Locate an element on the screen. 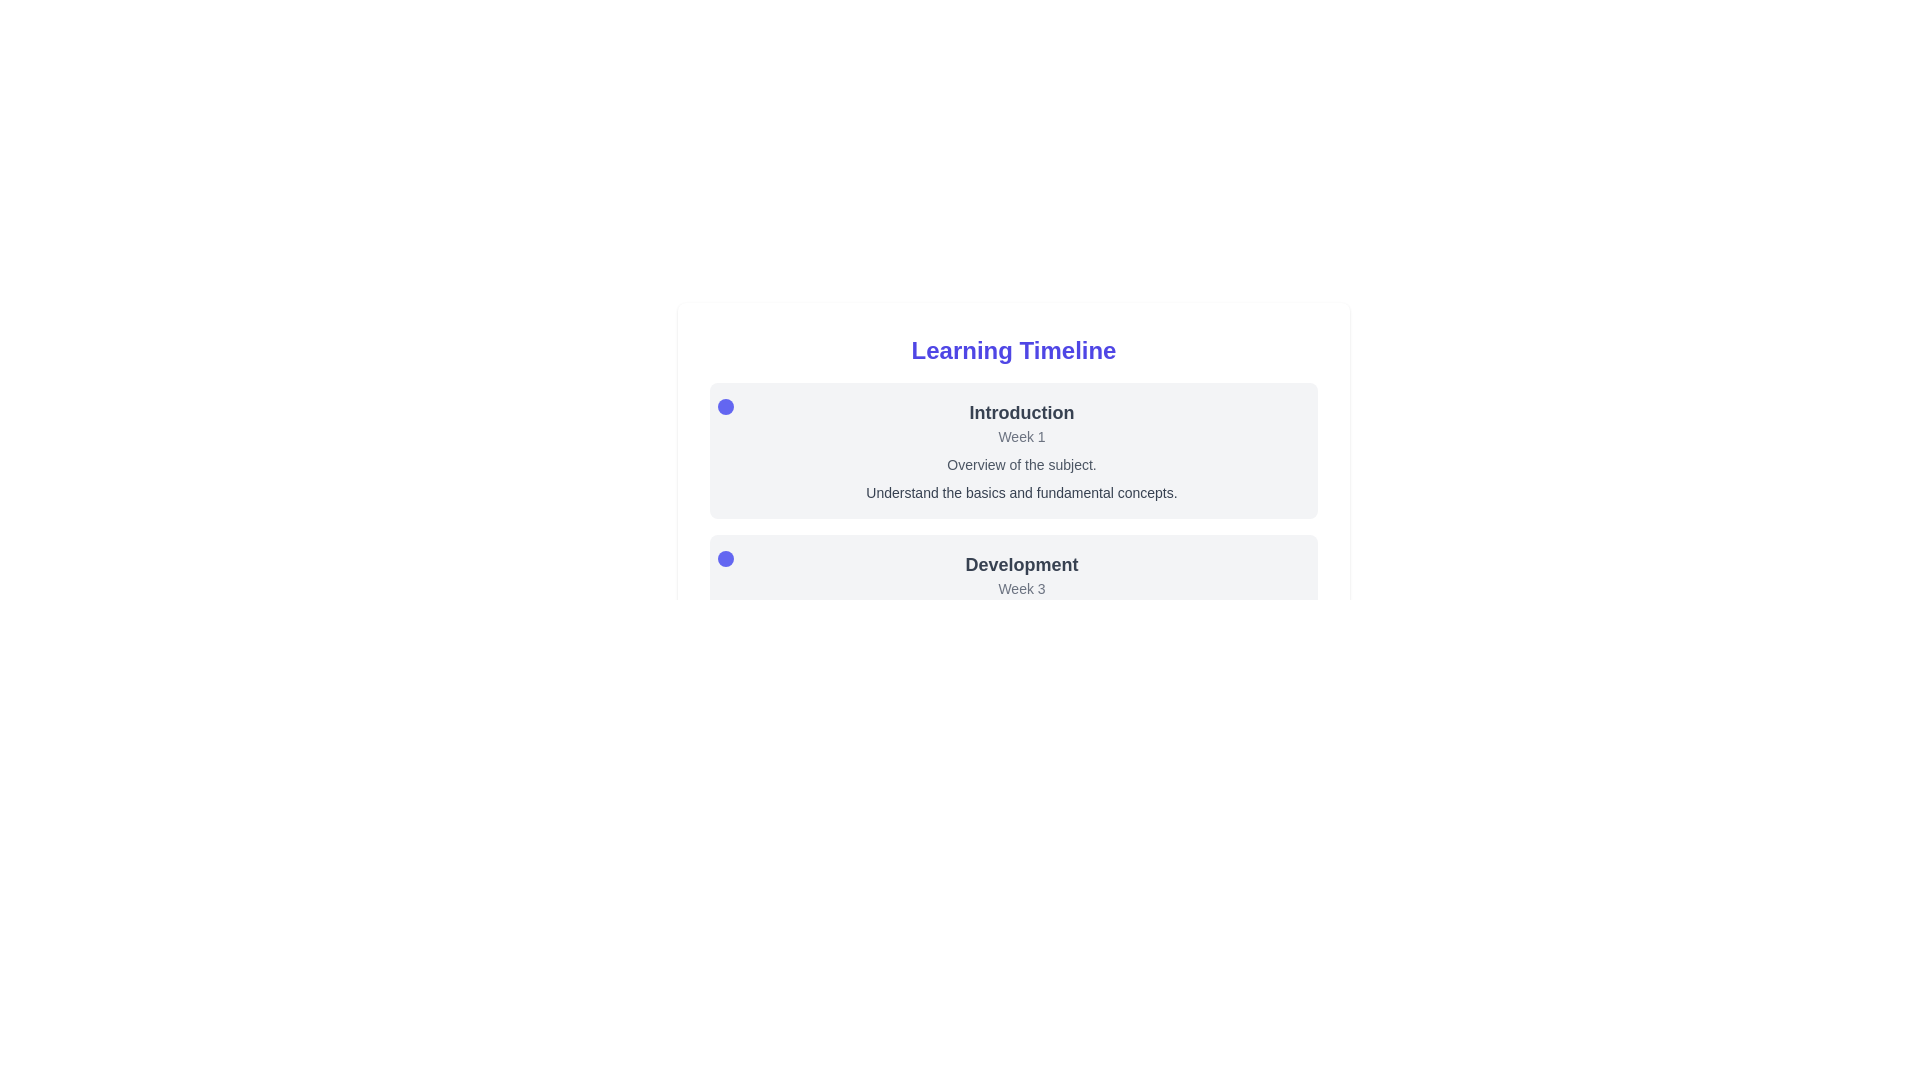 Image resolution: width=1920 pixels, height=1080 pixels. the circular indigo decorative bullet point located to the left of the 'Development' text in the timeline card structure is located at coordinates (724, 559).